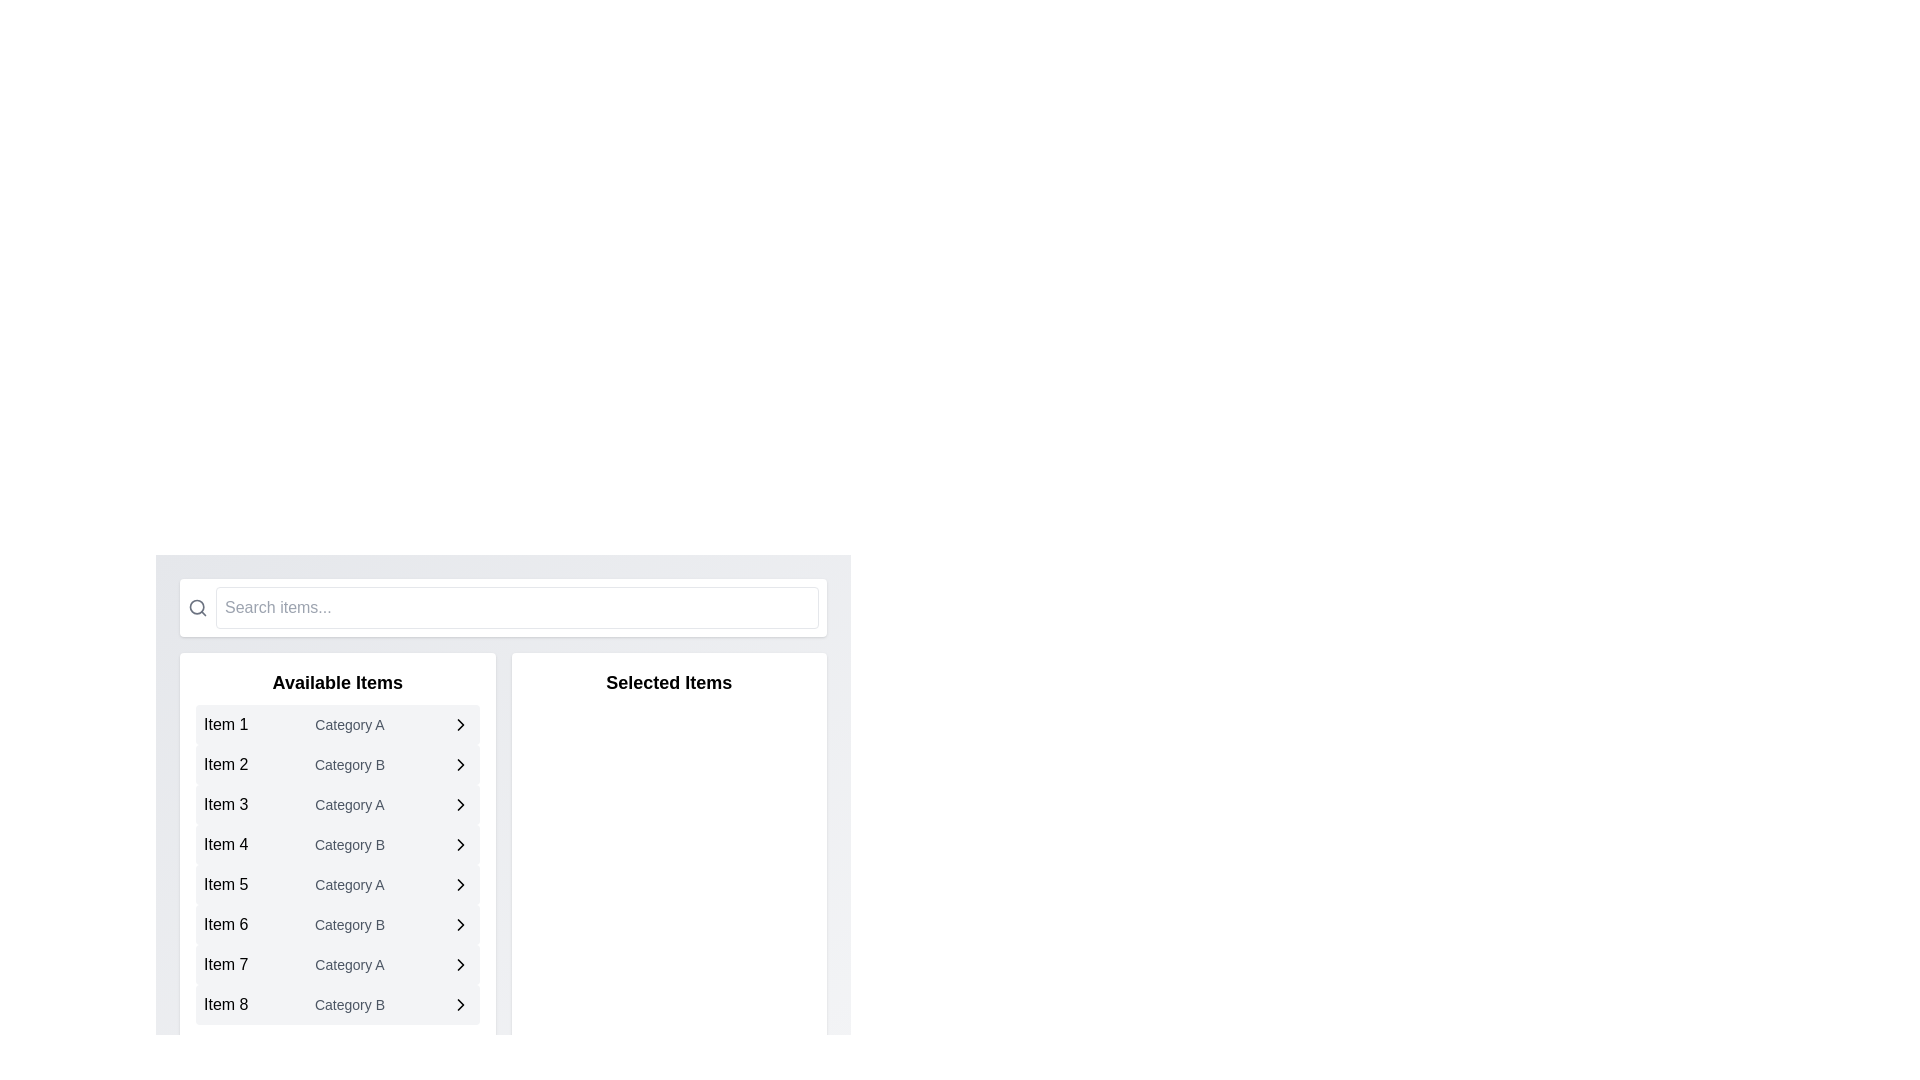 The width and height of the screenshot is (1920, 1080). Describe the element at coordinates (226, 844) in the screenshot. I see `the elements in the row labeled 'Item 4' under 'Available Items', which includes the text label serving as a descriptor for the item` at that location.